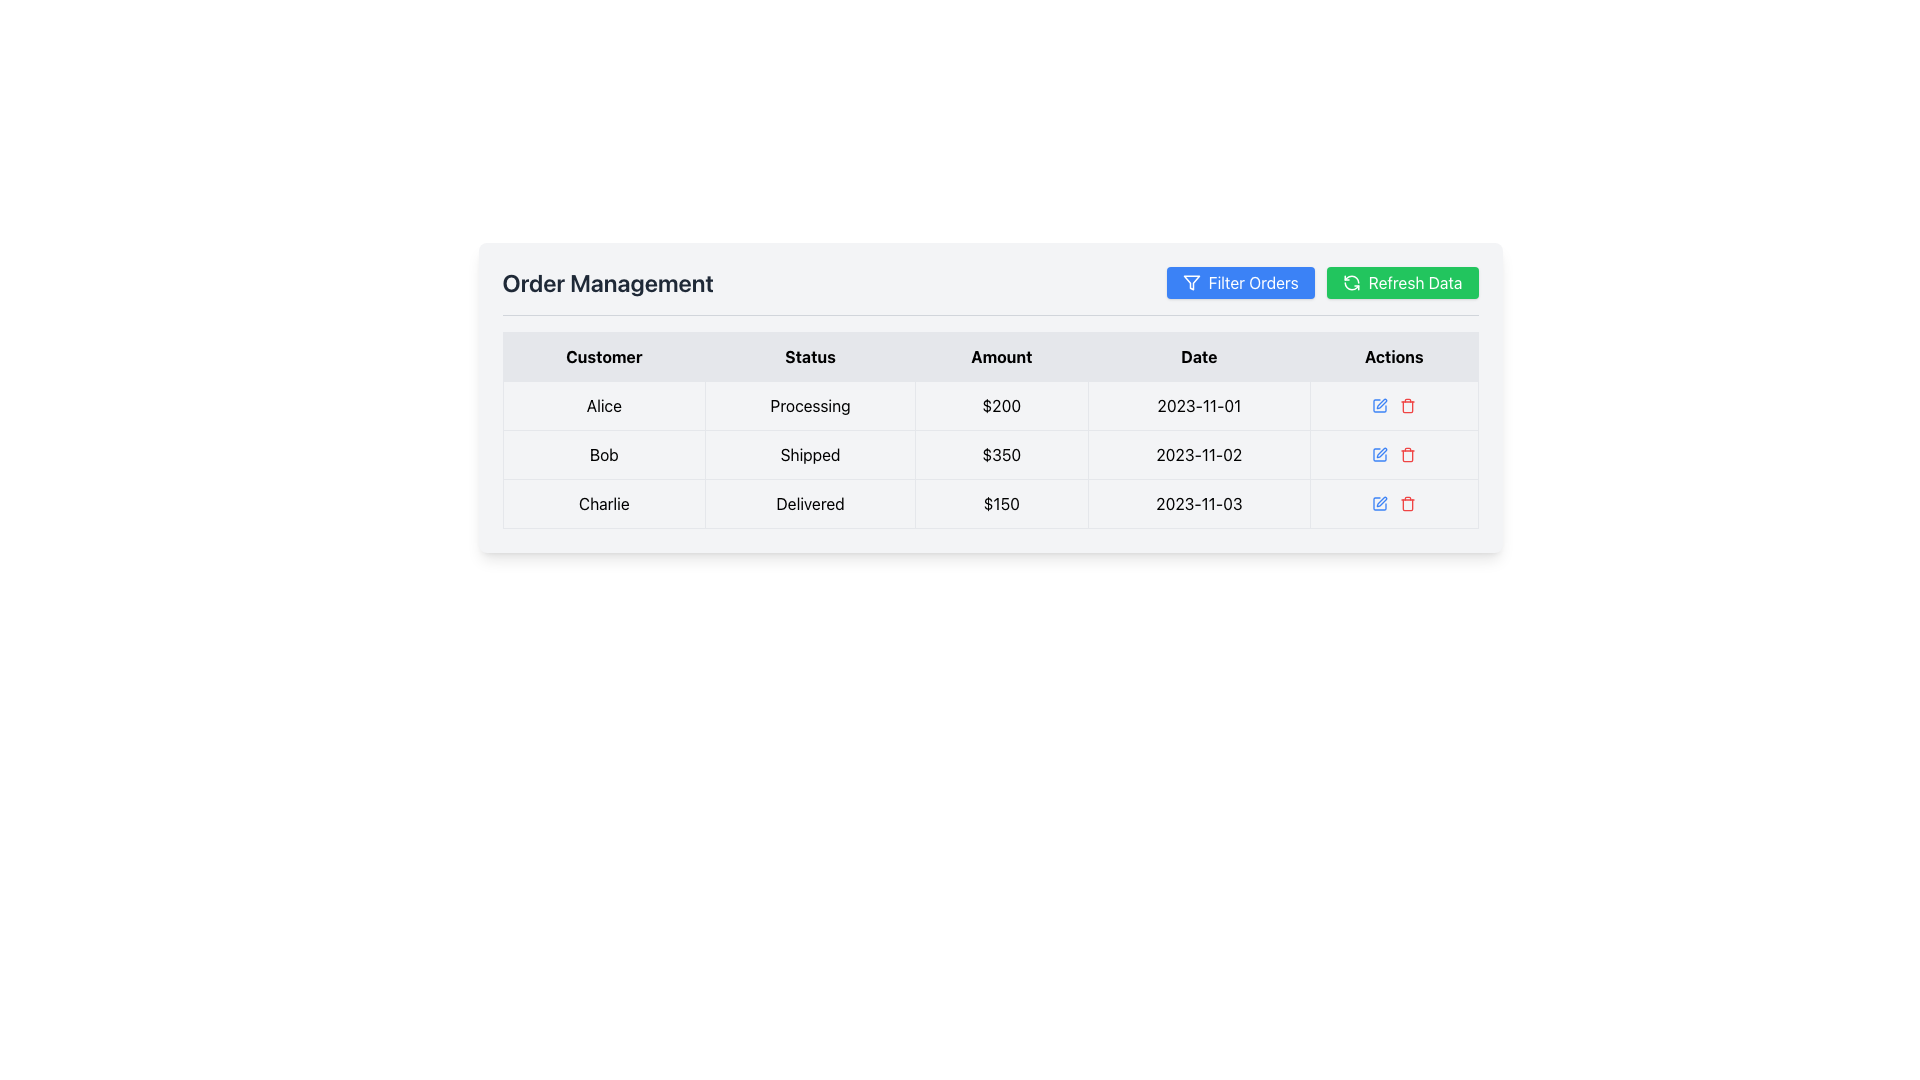  I want to click on the text label displaying 'Processing' in the second column of the first row under the 'Status' column corresponding to 'Alice', so click(810, 405).